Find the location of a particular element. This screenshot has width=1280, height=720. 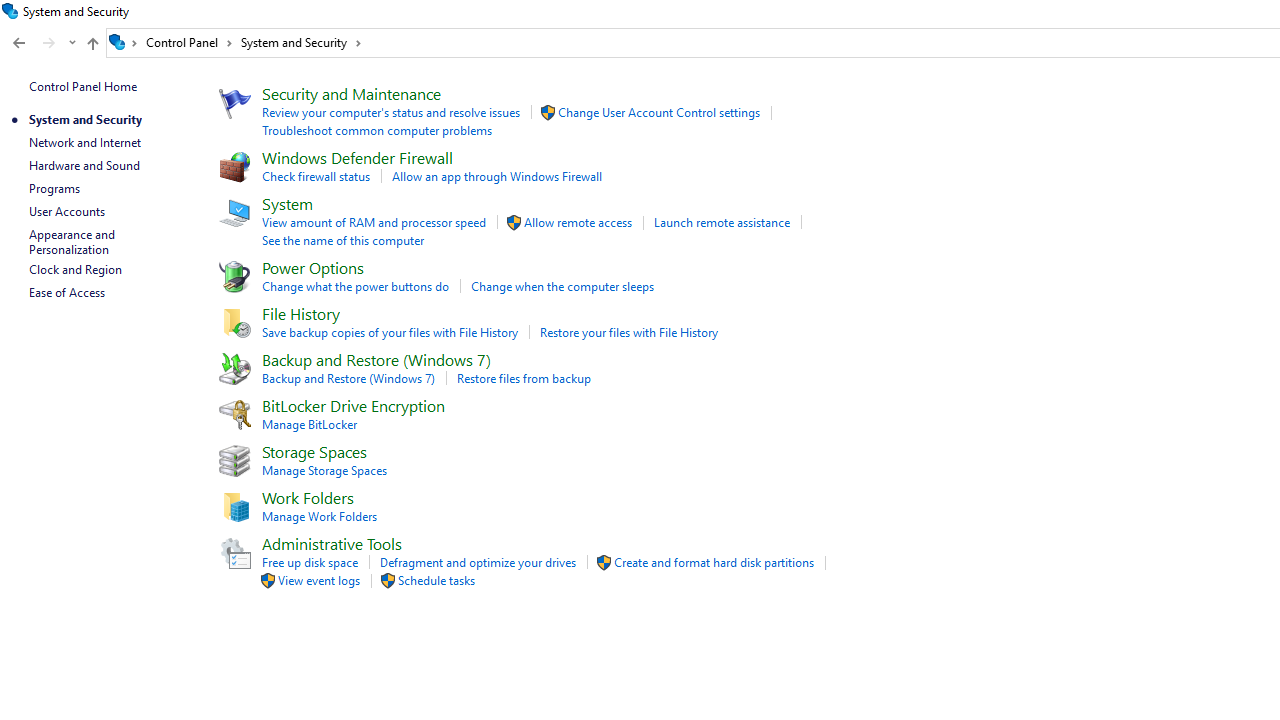

'User Accounts' is located at coordinates (67, 211).